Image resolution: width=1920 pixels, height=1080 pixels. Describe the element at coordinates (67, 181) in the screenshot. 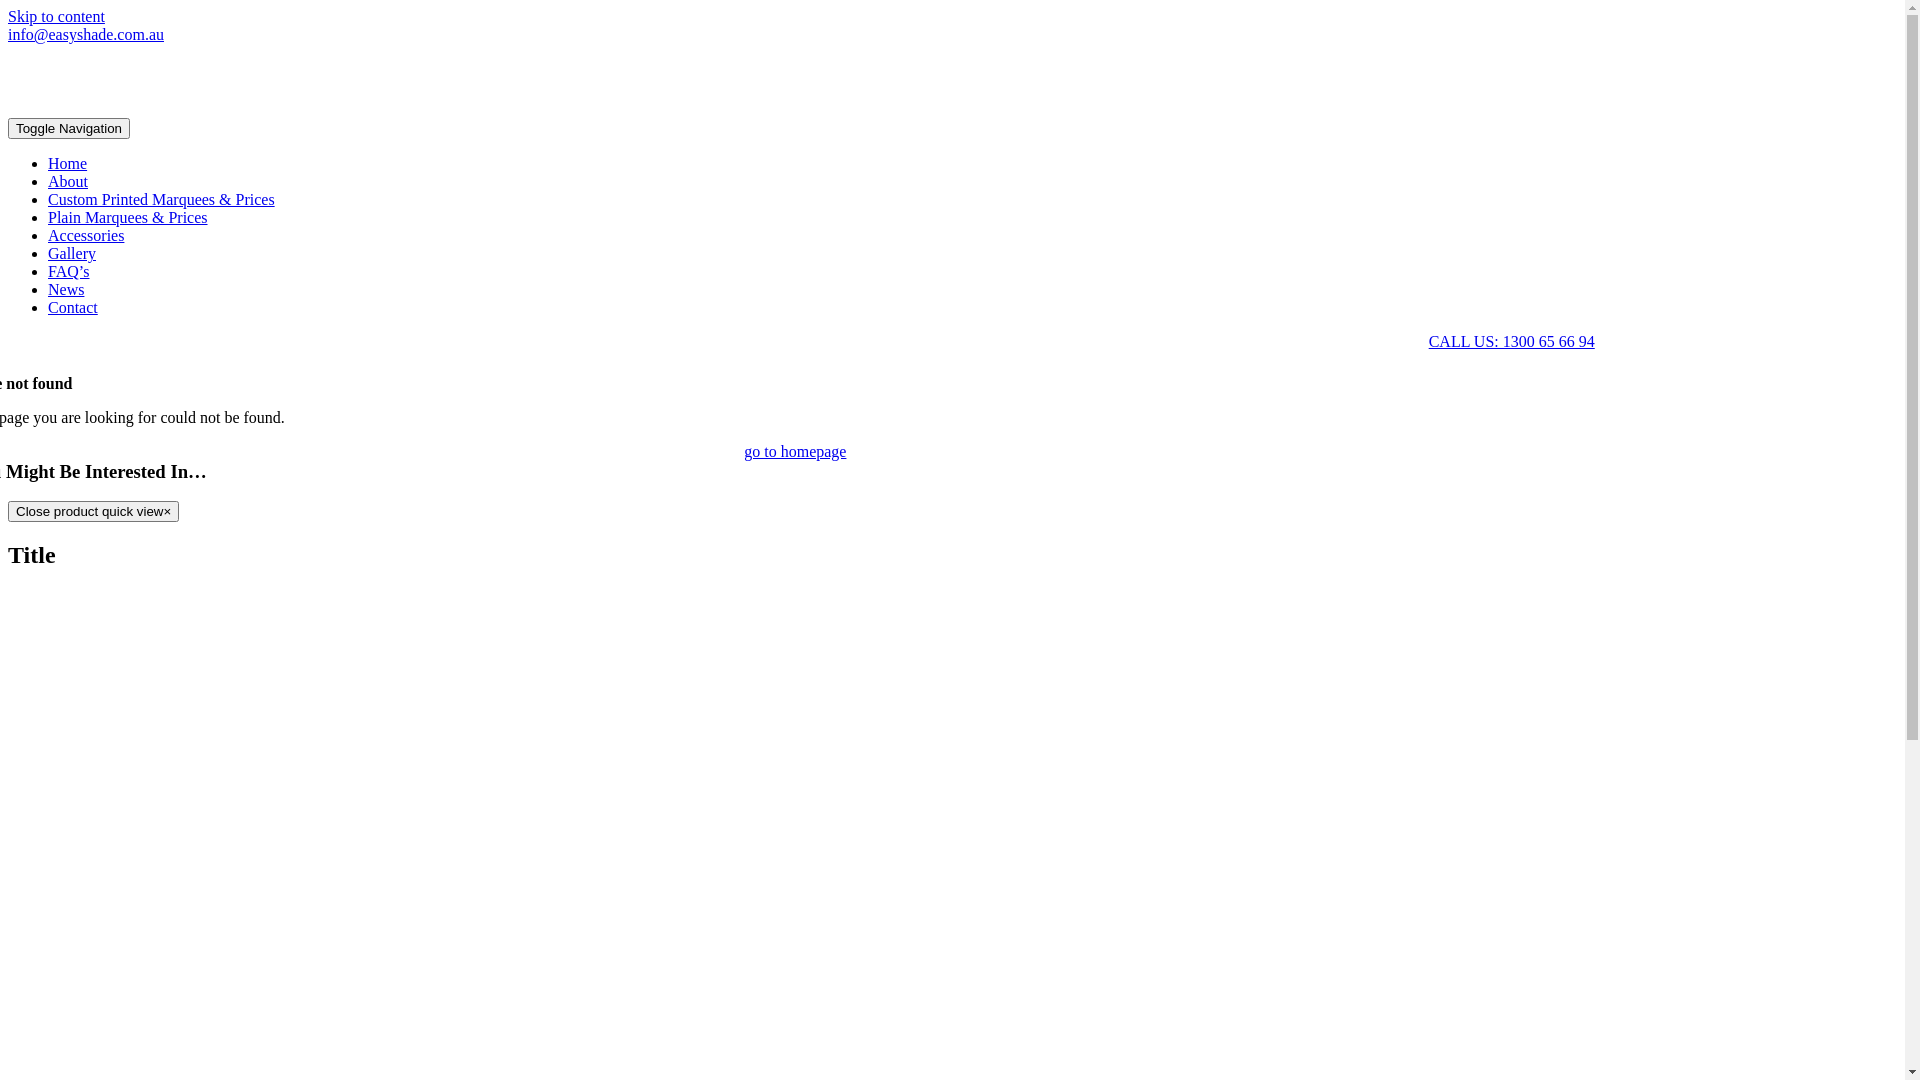

I see `'About'` at that location.